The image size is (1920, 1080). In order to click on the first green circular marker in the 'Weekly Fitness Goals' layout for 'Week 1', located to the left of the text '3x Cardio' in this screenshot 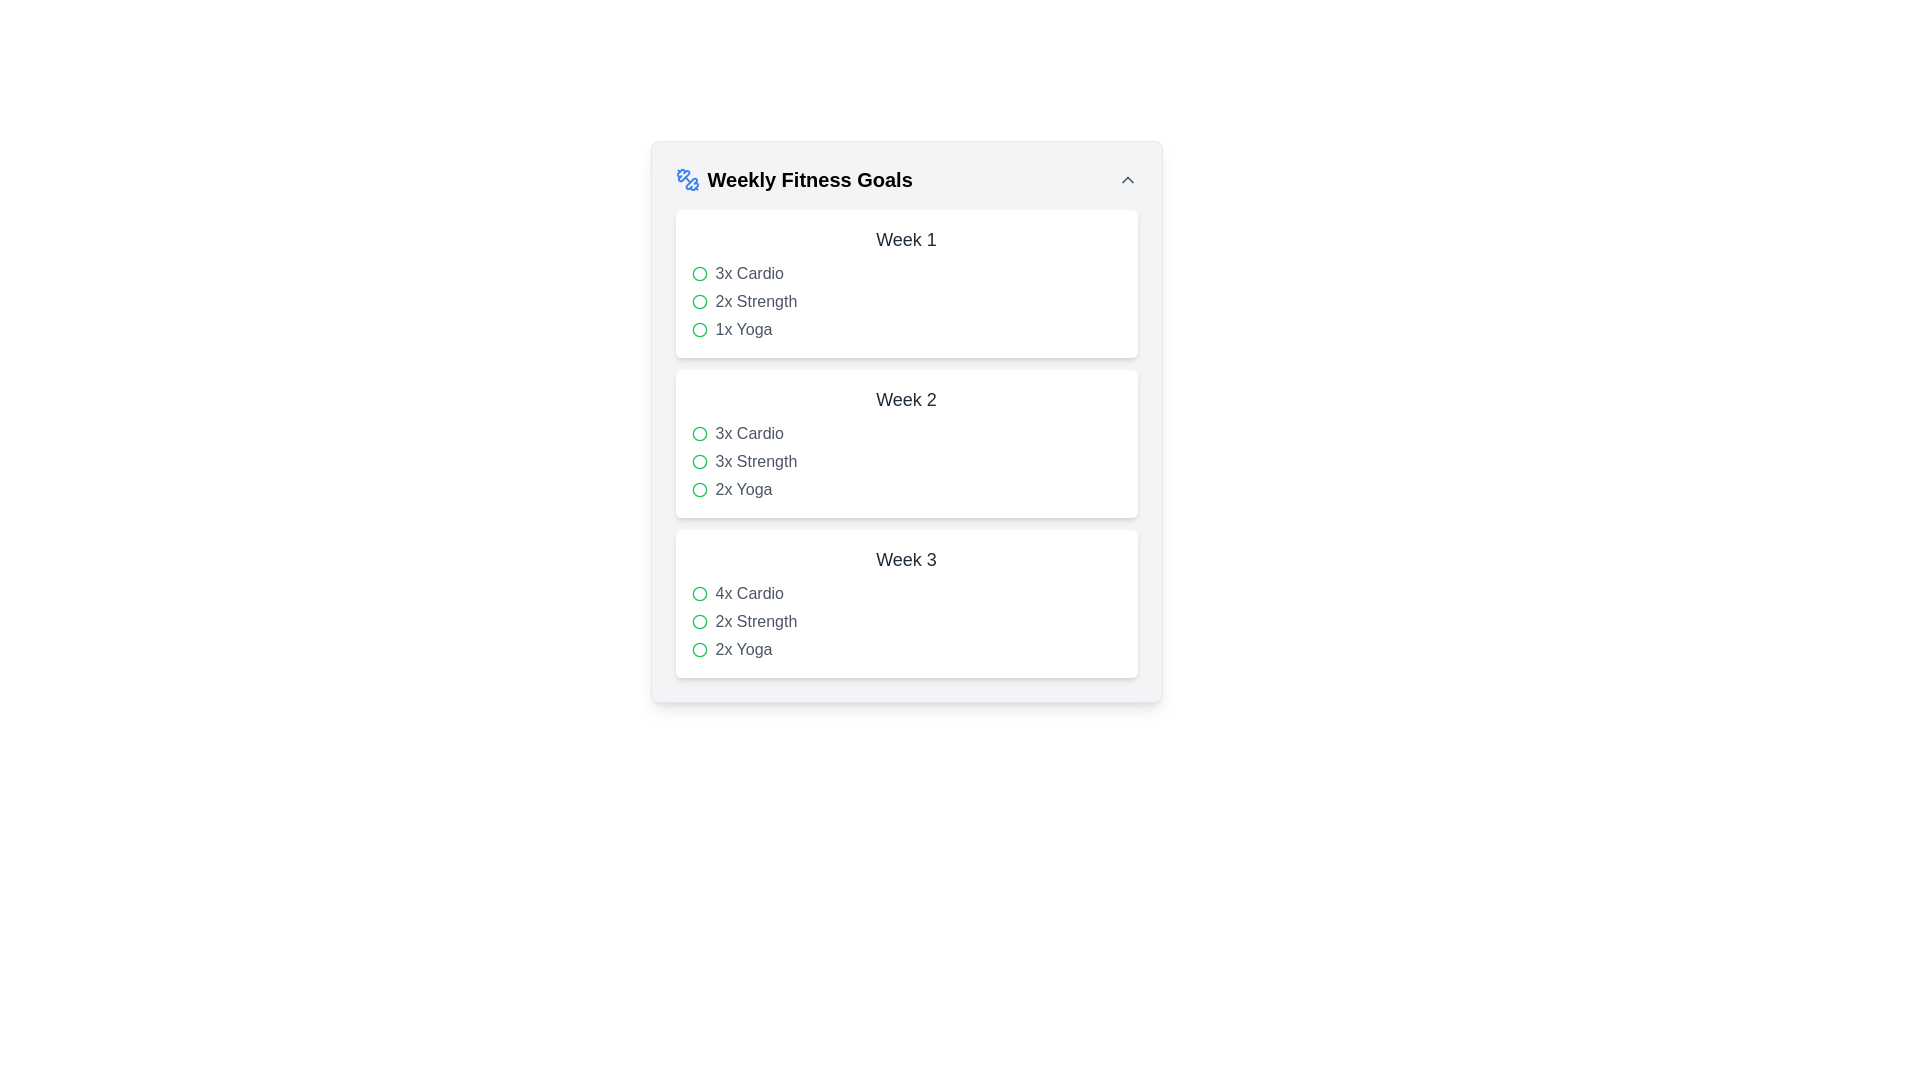, I will do `click(699, 273)`.